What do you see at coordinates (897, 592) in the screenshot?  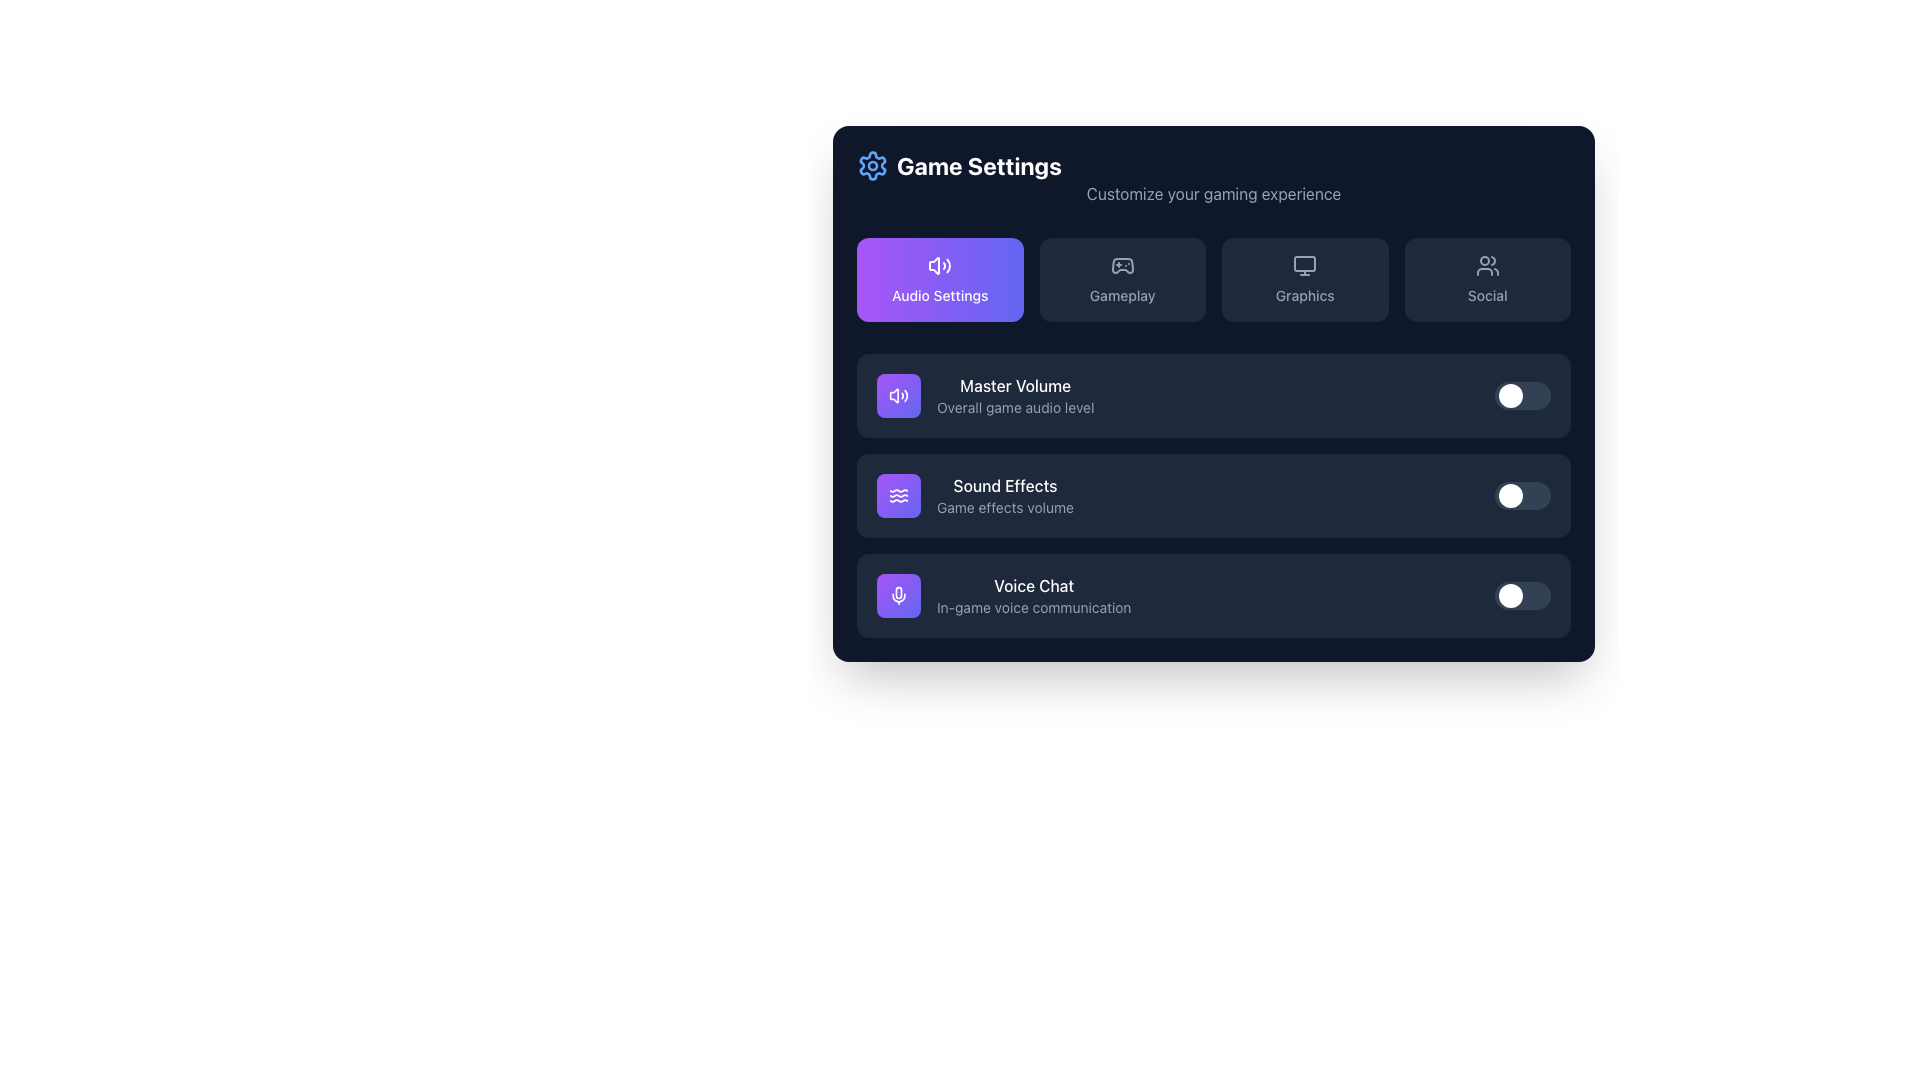 I see `the microphone icon located inside the 'Voice Chat' button in the 'Audio Settings' section of the interface` at bounding box center [897, 592].